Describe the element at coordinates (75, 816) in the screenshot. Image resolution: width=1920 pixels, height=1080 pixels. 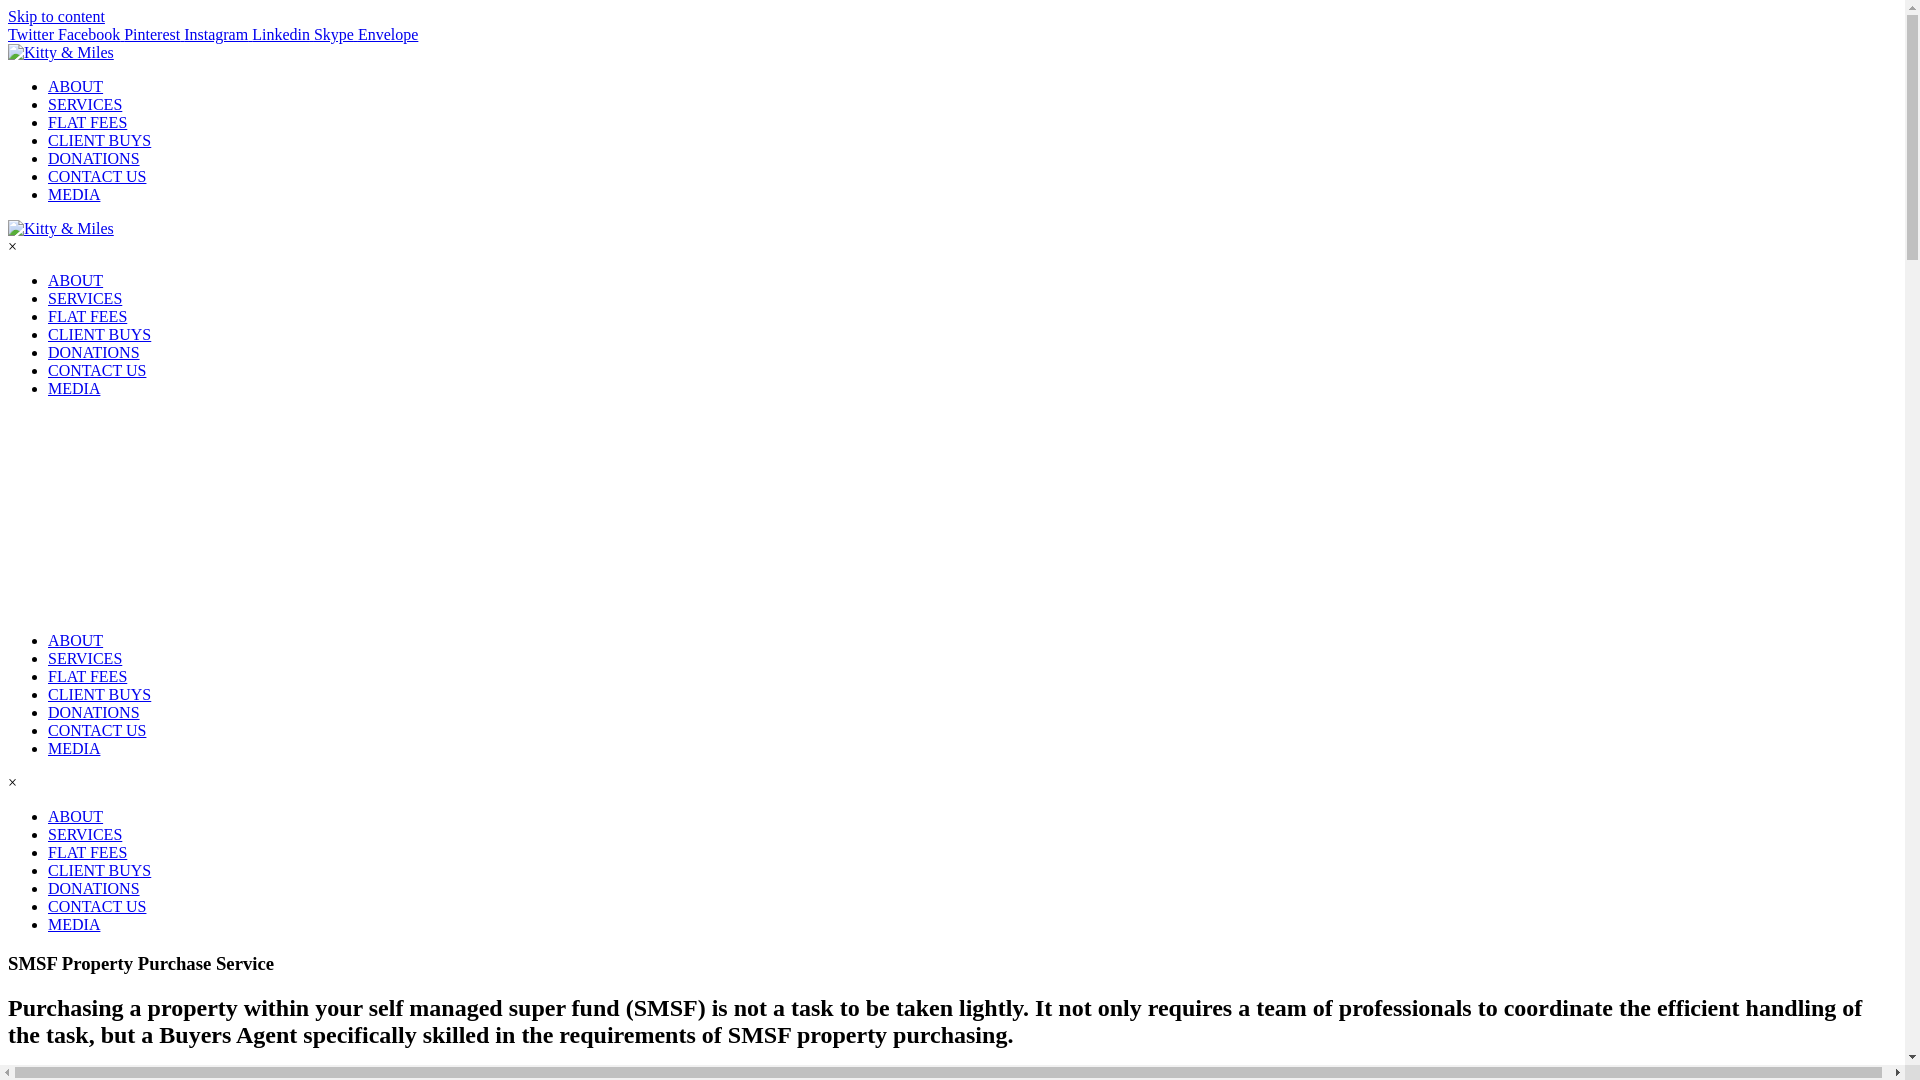
I see `'ABOUT'` at that location.